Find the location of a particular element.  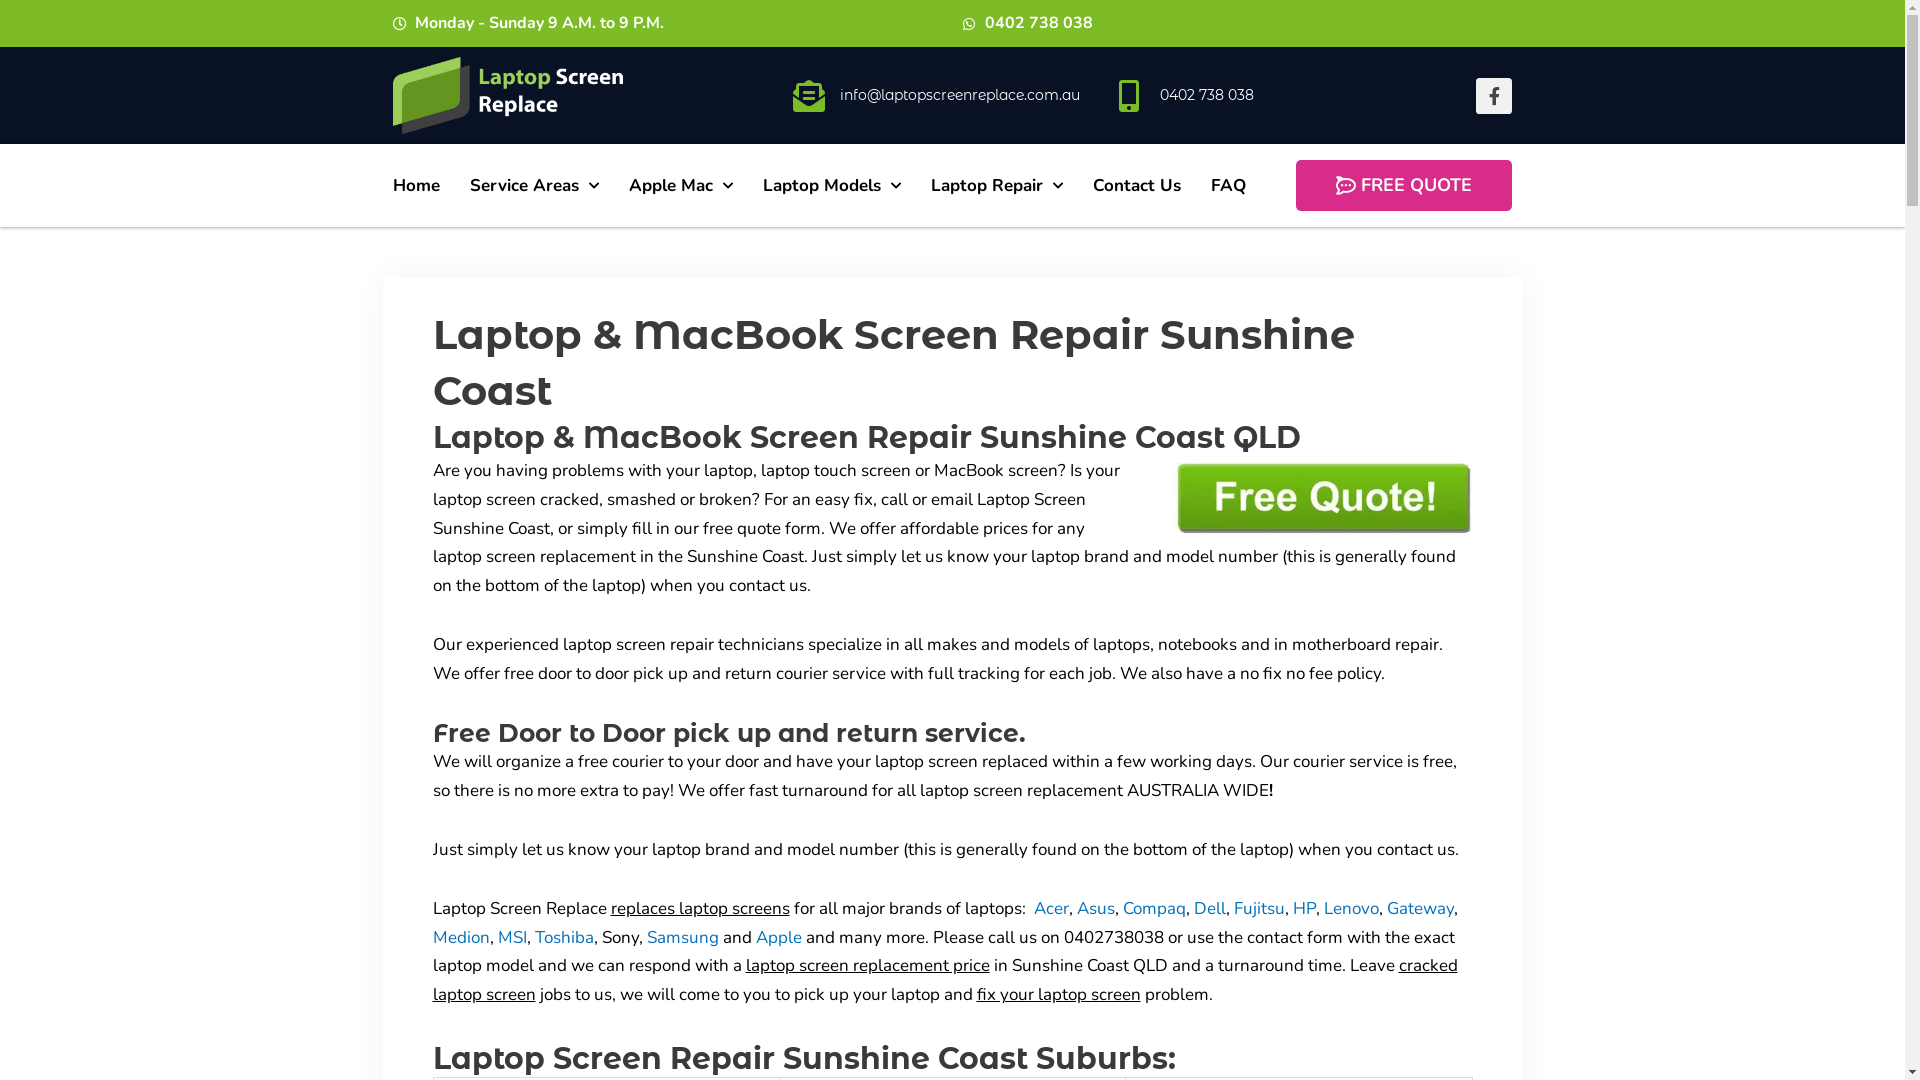

'Dell' is located at coordinates (1194, 908).